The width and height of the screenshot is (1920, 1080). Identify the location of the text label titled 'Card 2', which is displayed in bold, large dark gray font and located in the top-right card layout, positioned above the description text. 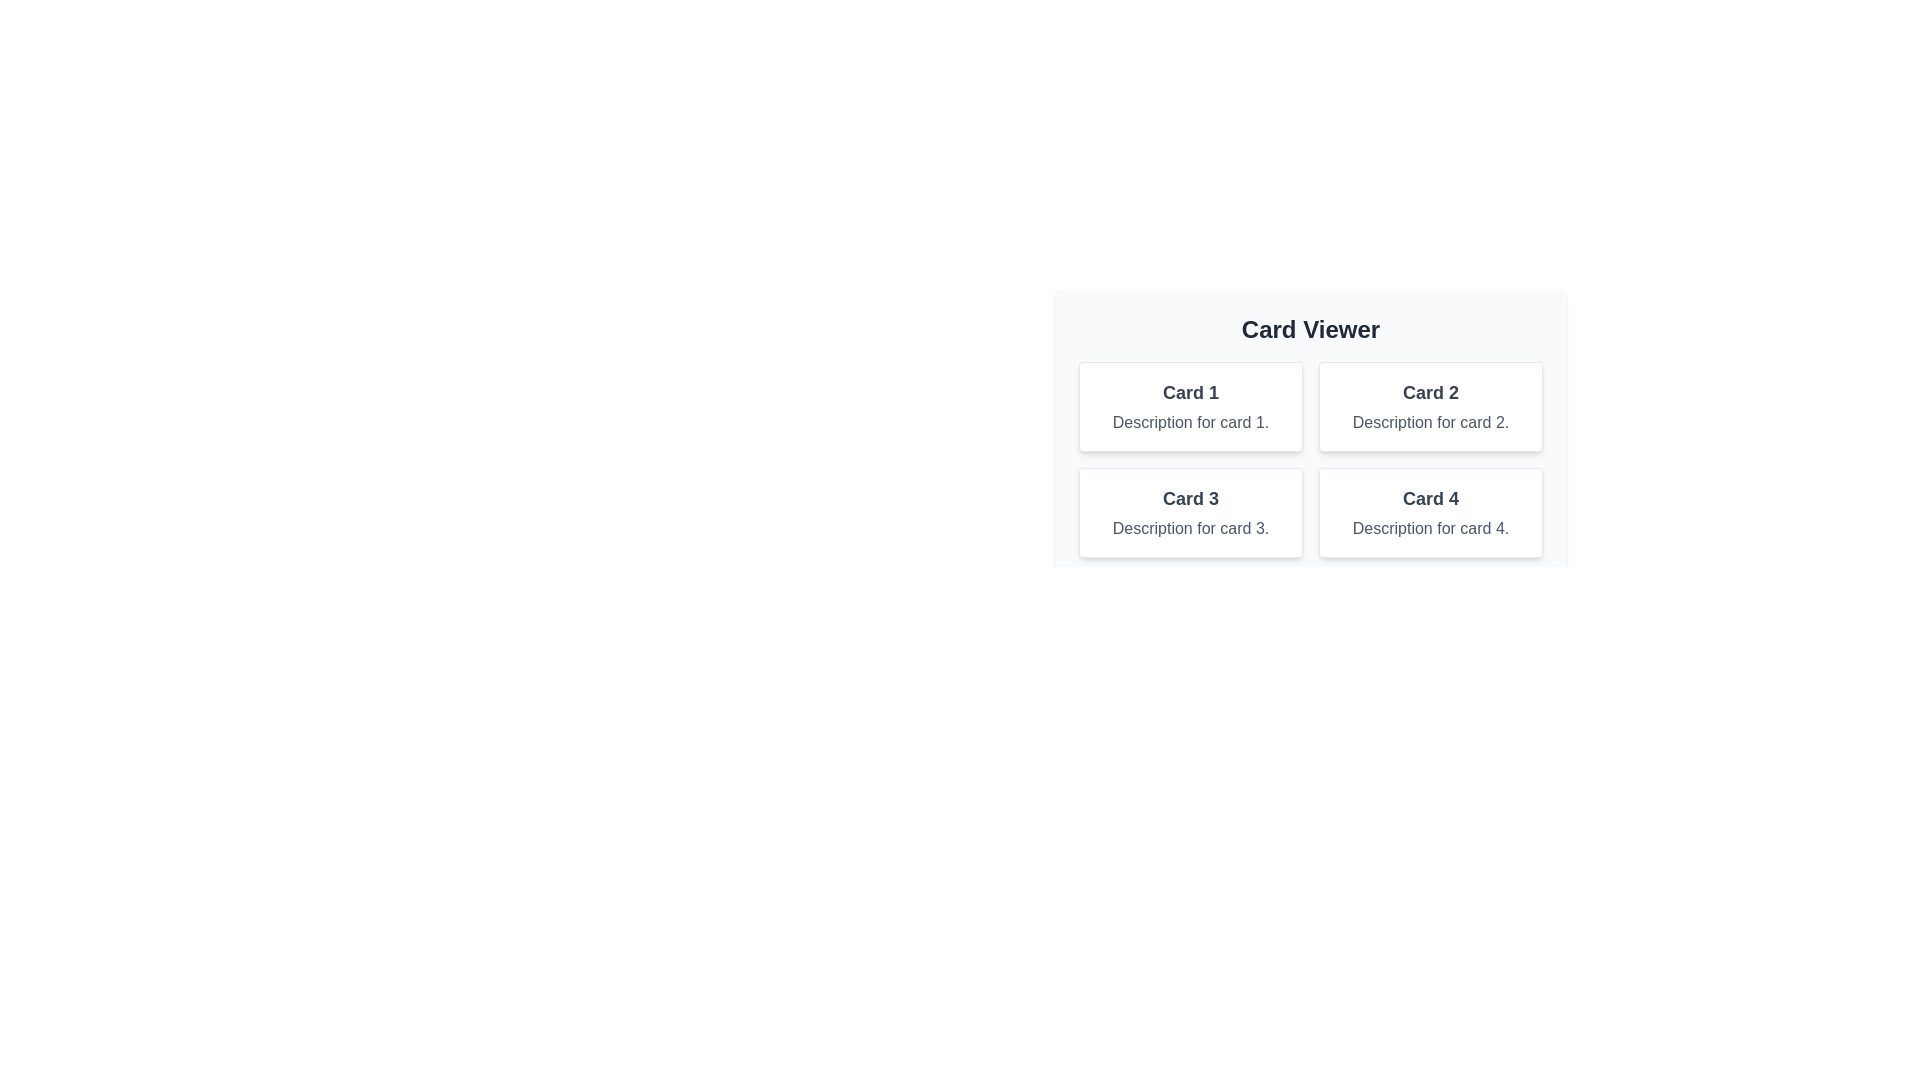
(1429, 393).